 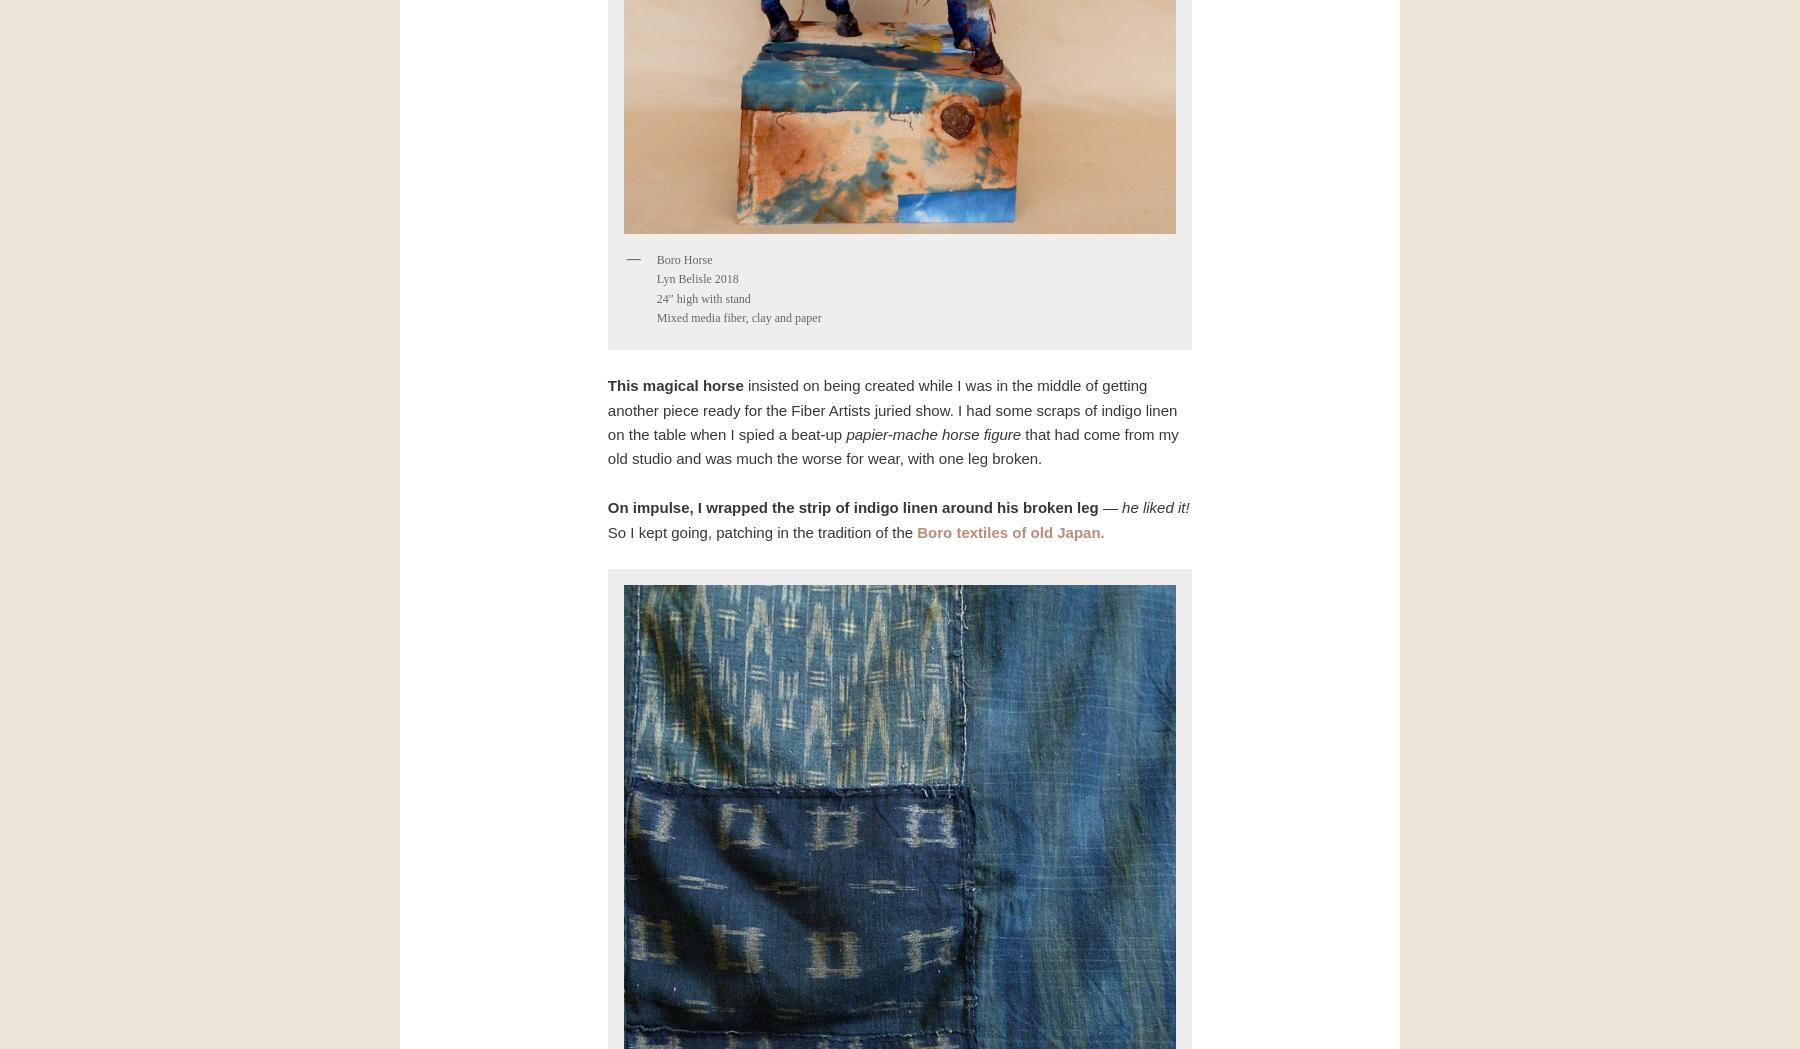 What do you see at coordinates (892, 408) in the screenshot?
I see `'insisted on being created while I was in the middle of getting another piece ready for the Fiber Artists juried show. I had some scraps of indigo linen on the table when I spied a beat-up'` at bounding box center [892, 408].